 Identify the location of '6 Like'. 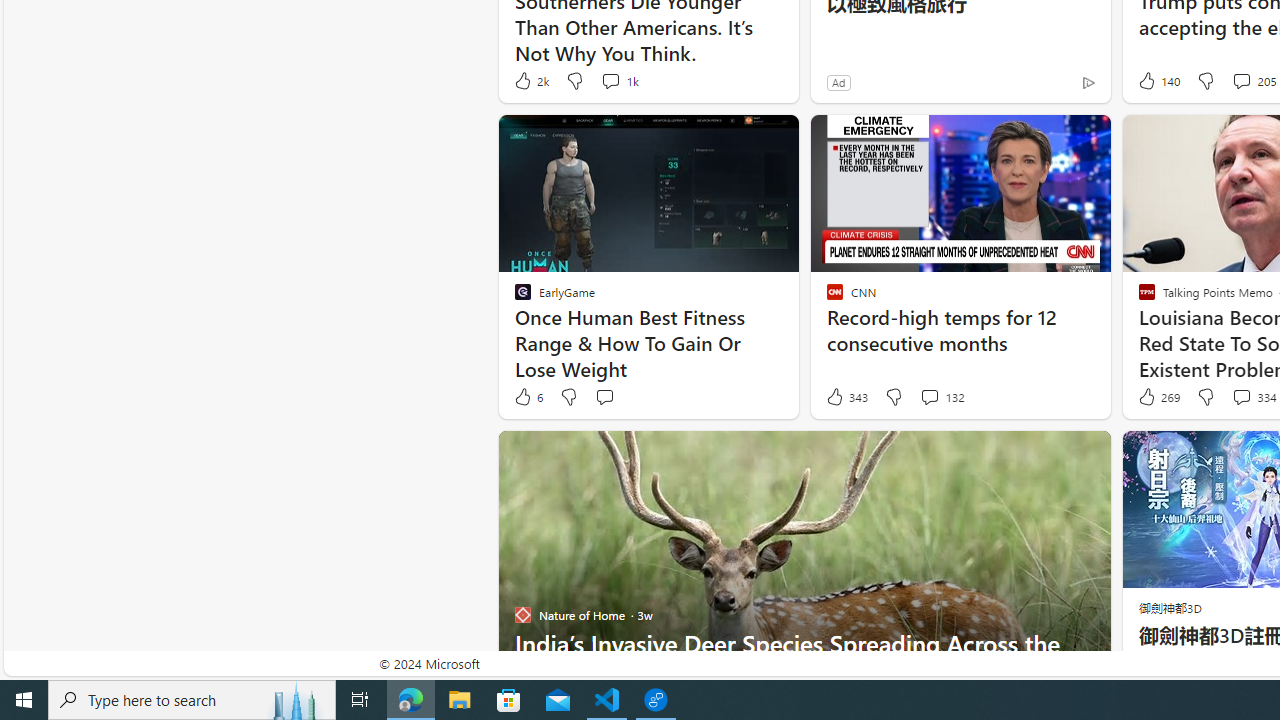
(527, 397).